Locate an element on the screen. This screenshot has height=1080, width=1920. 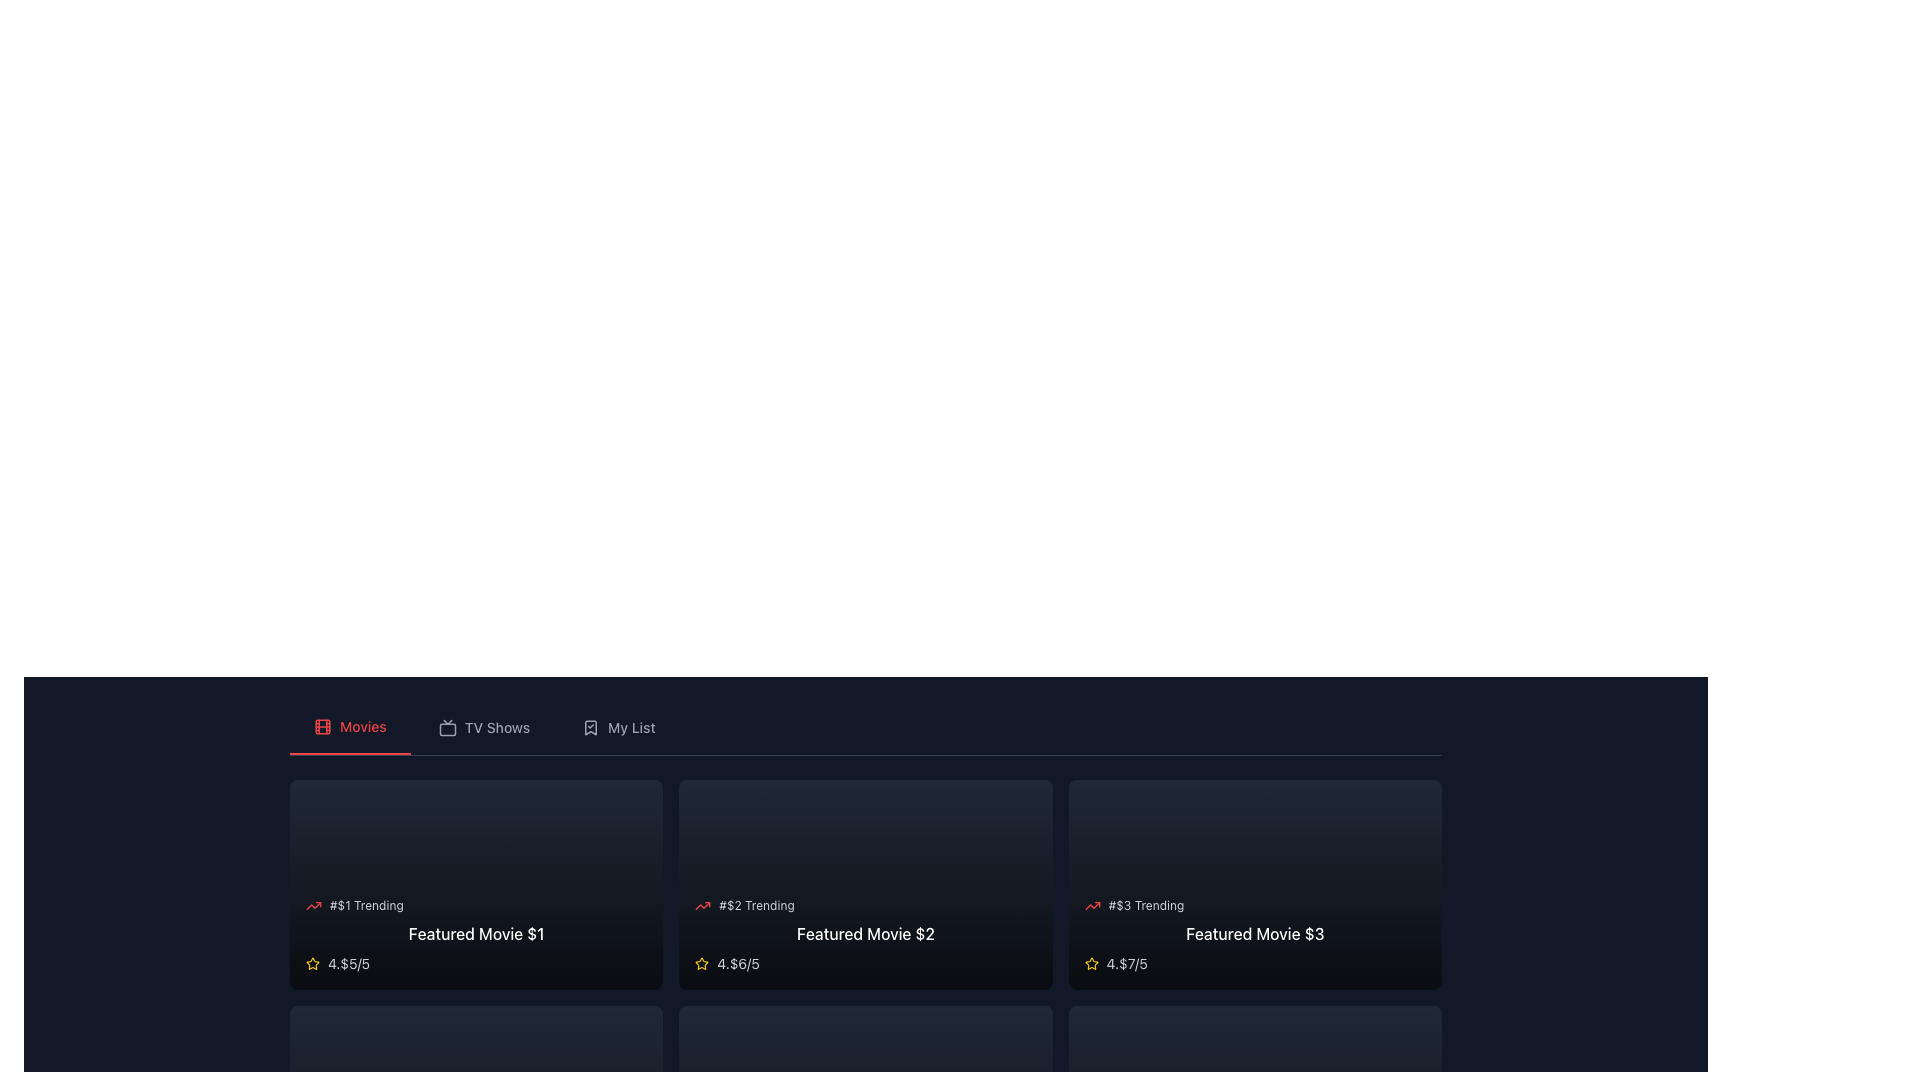
the star-shaped icon with a yellow border located in the rating section below the title 'Featured Movie $1' and next to the text '4.$5/5' is located at coordinates (311, 962).